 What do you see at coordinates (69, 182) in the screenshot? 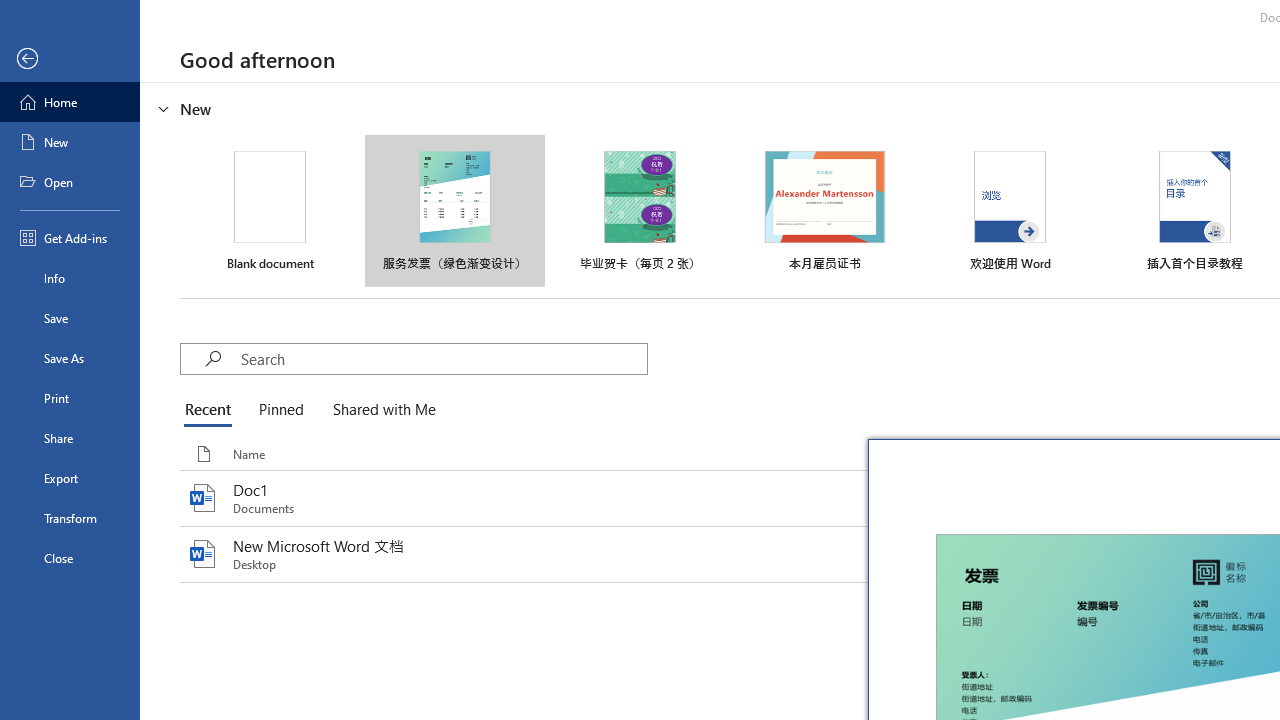
I see `'Open'` at bounding box center [69, 182].